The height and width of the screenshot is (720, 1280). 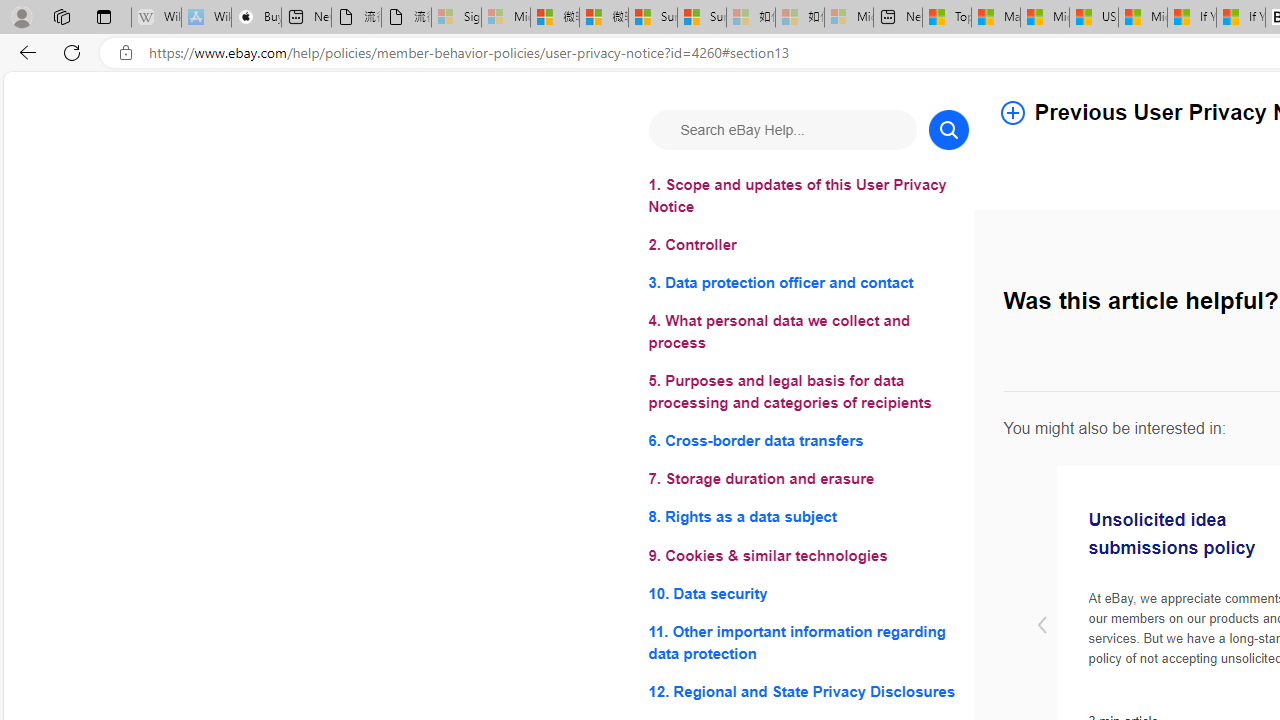 I want to click on '3. Data protection officer and contact', so click(x=808, y=283).